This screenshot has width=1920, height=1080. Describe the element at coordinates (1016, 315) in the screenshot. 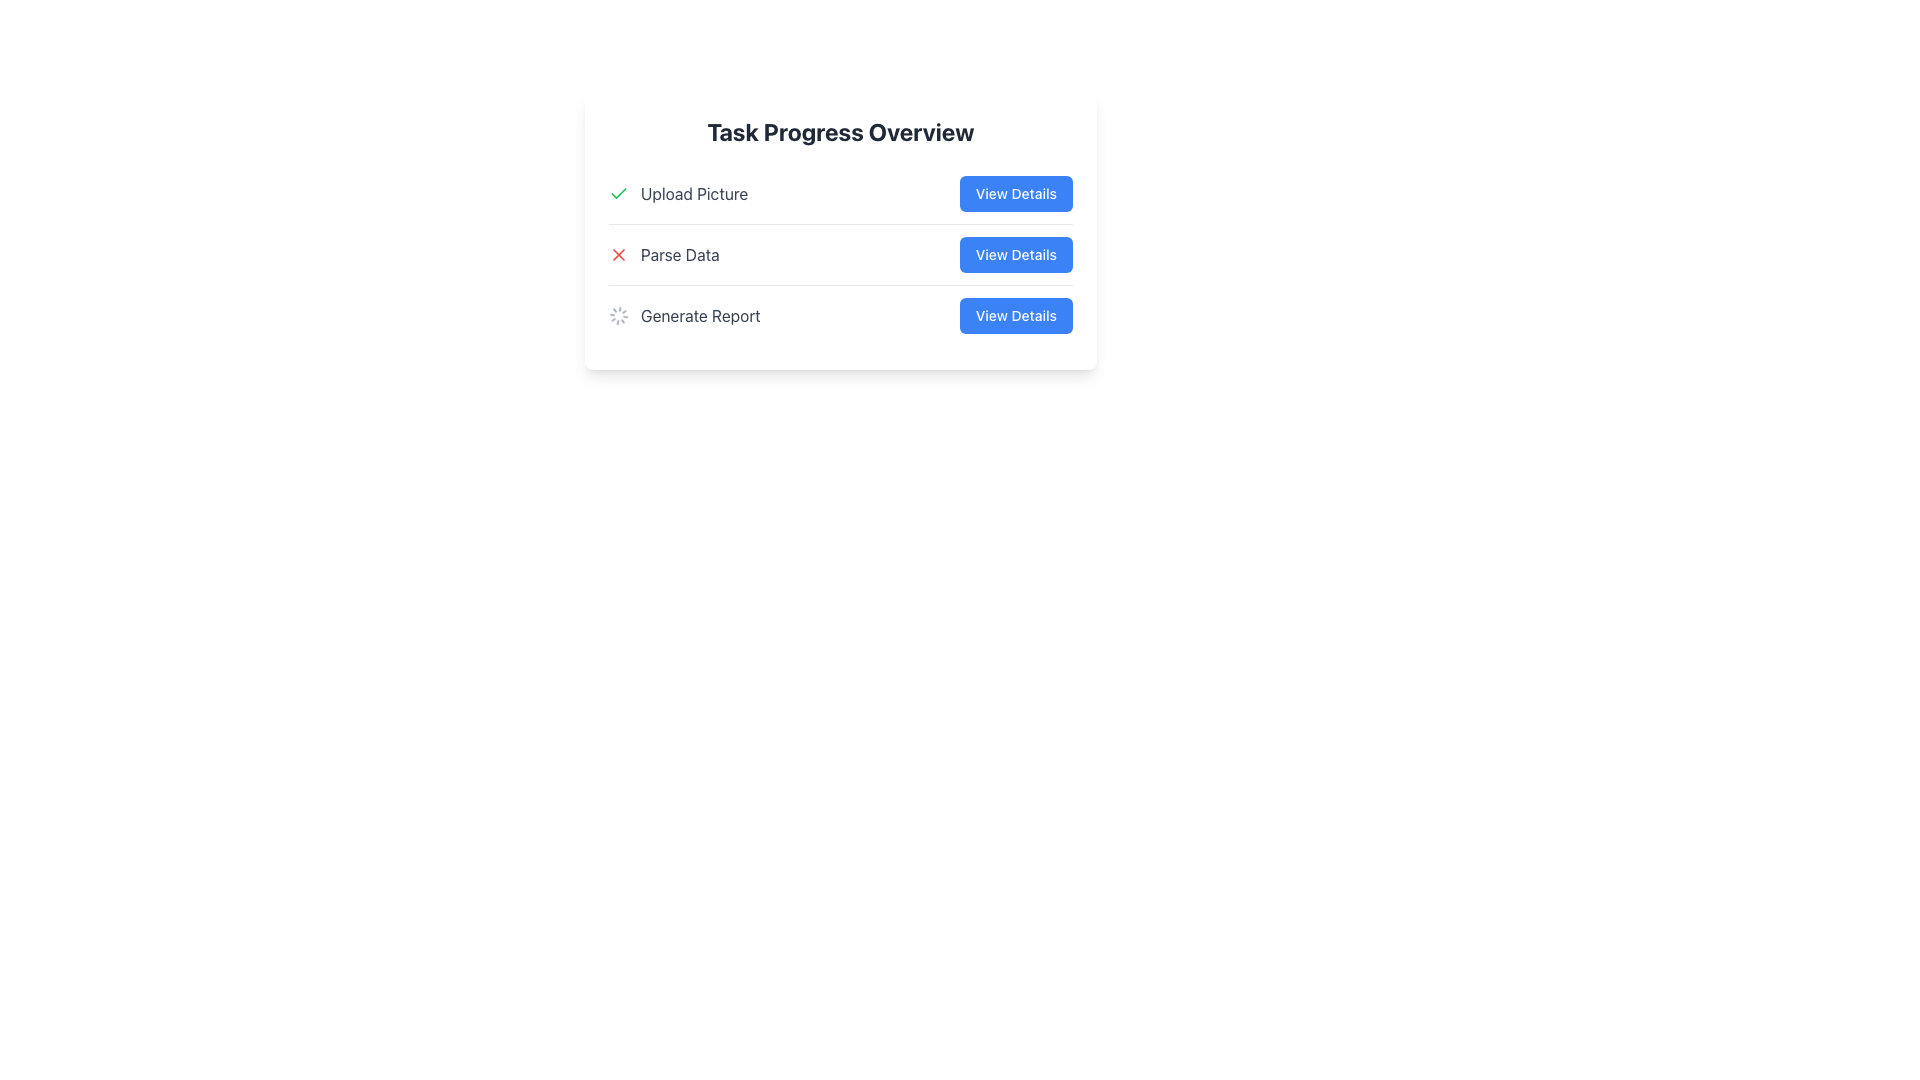

I see `the blue rectangular button with rounded corners and white text reading 'View Details' located at the right end of the third row, adjacent to 'Generate Report'` at that location.